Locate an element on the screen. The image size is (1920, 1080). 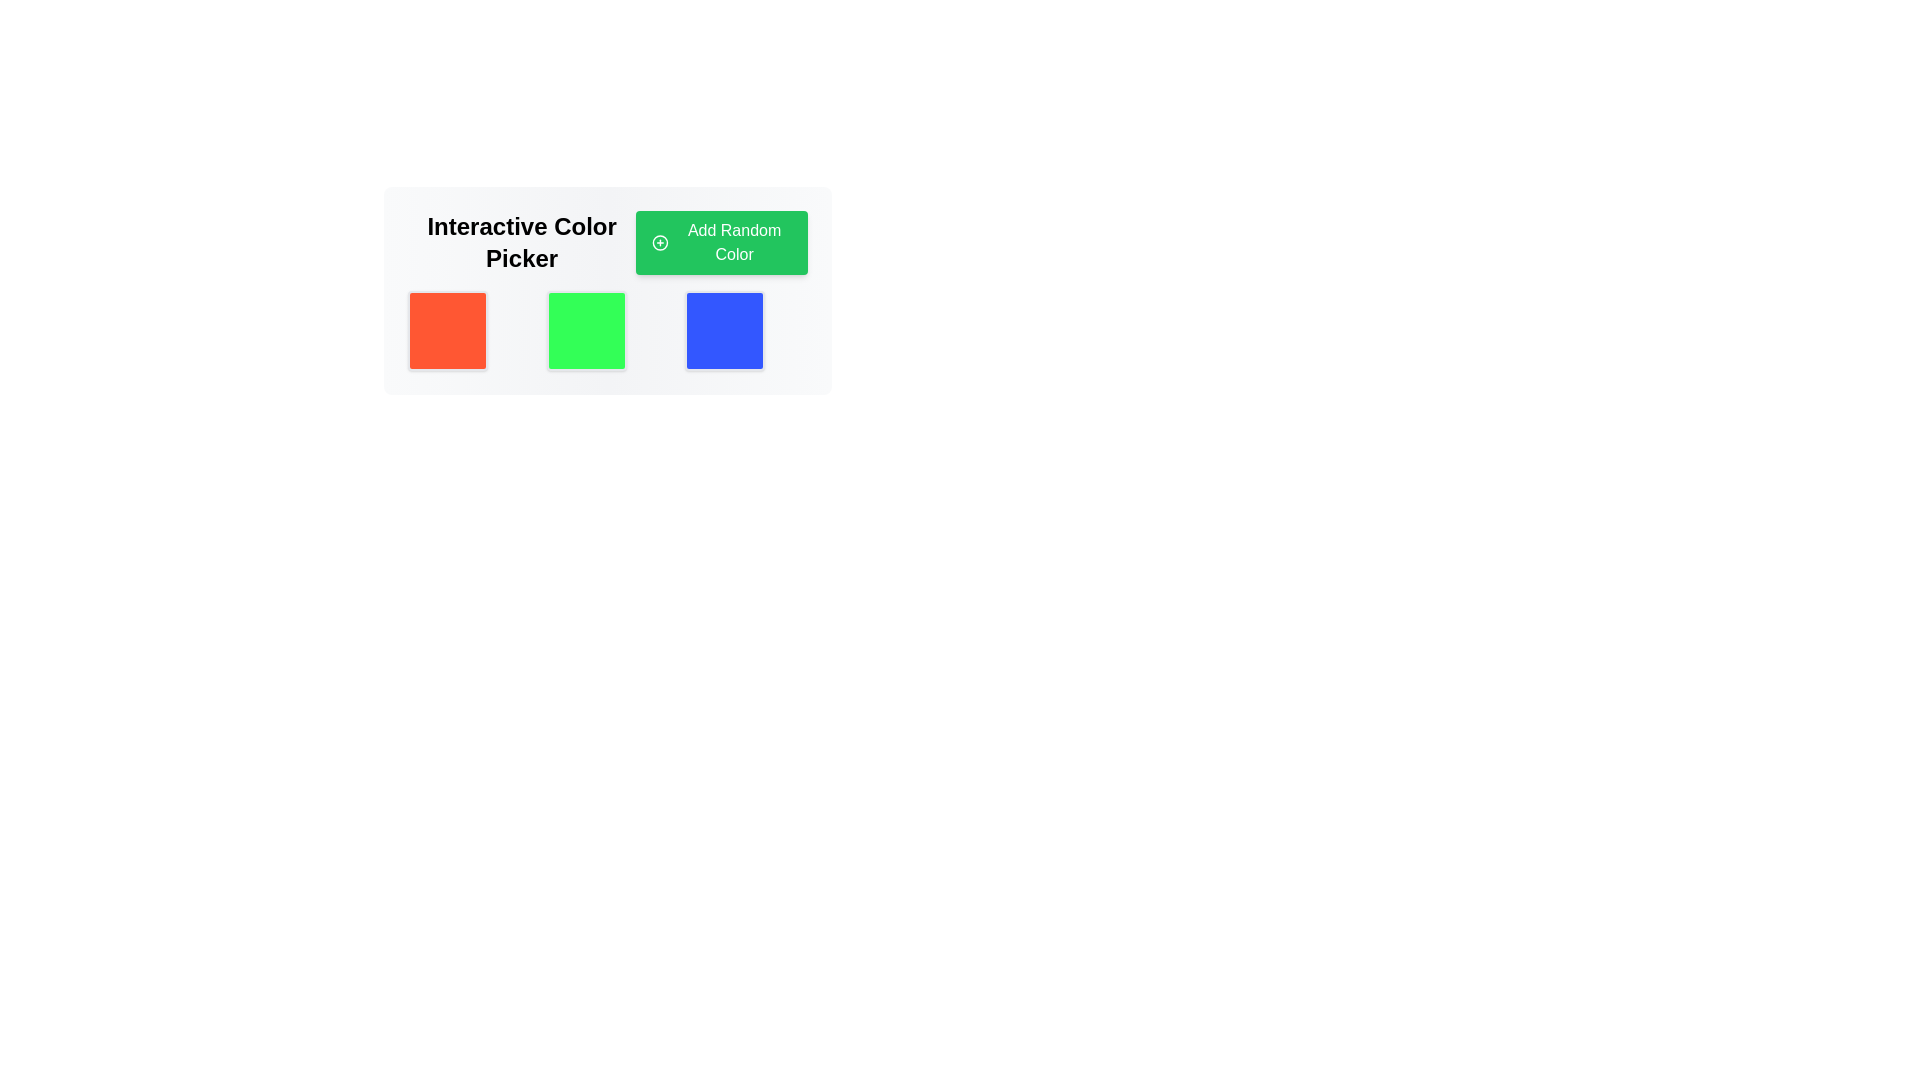
the button located in the 'Interactive Color Picker' section is located at coordinates (721, 242).